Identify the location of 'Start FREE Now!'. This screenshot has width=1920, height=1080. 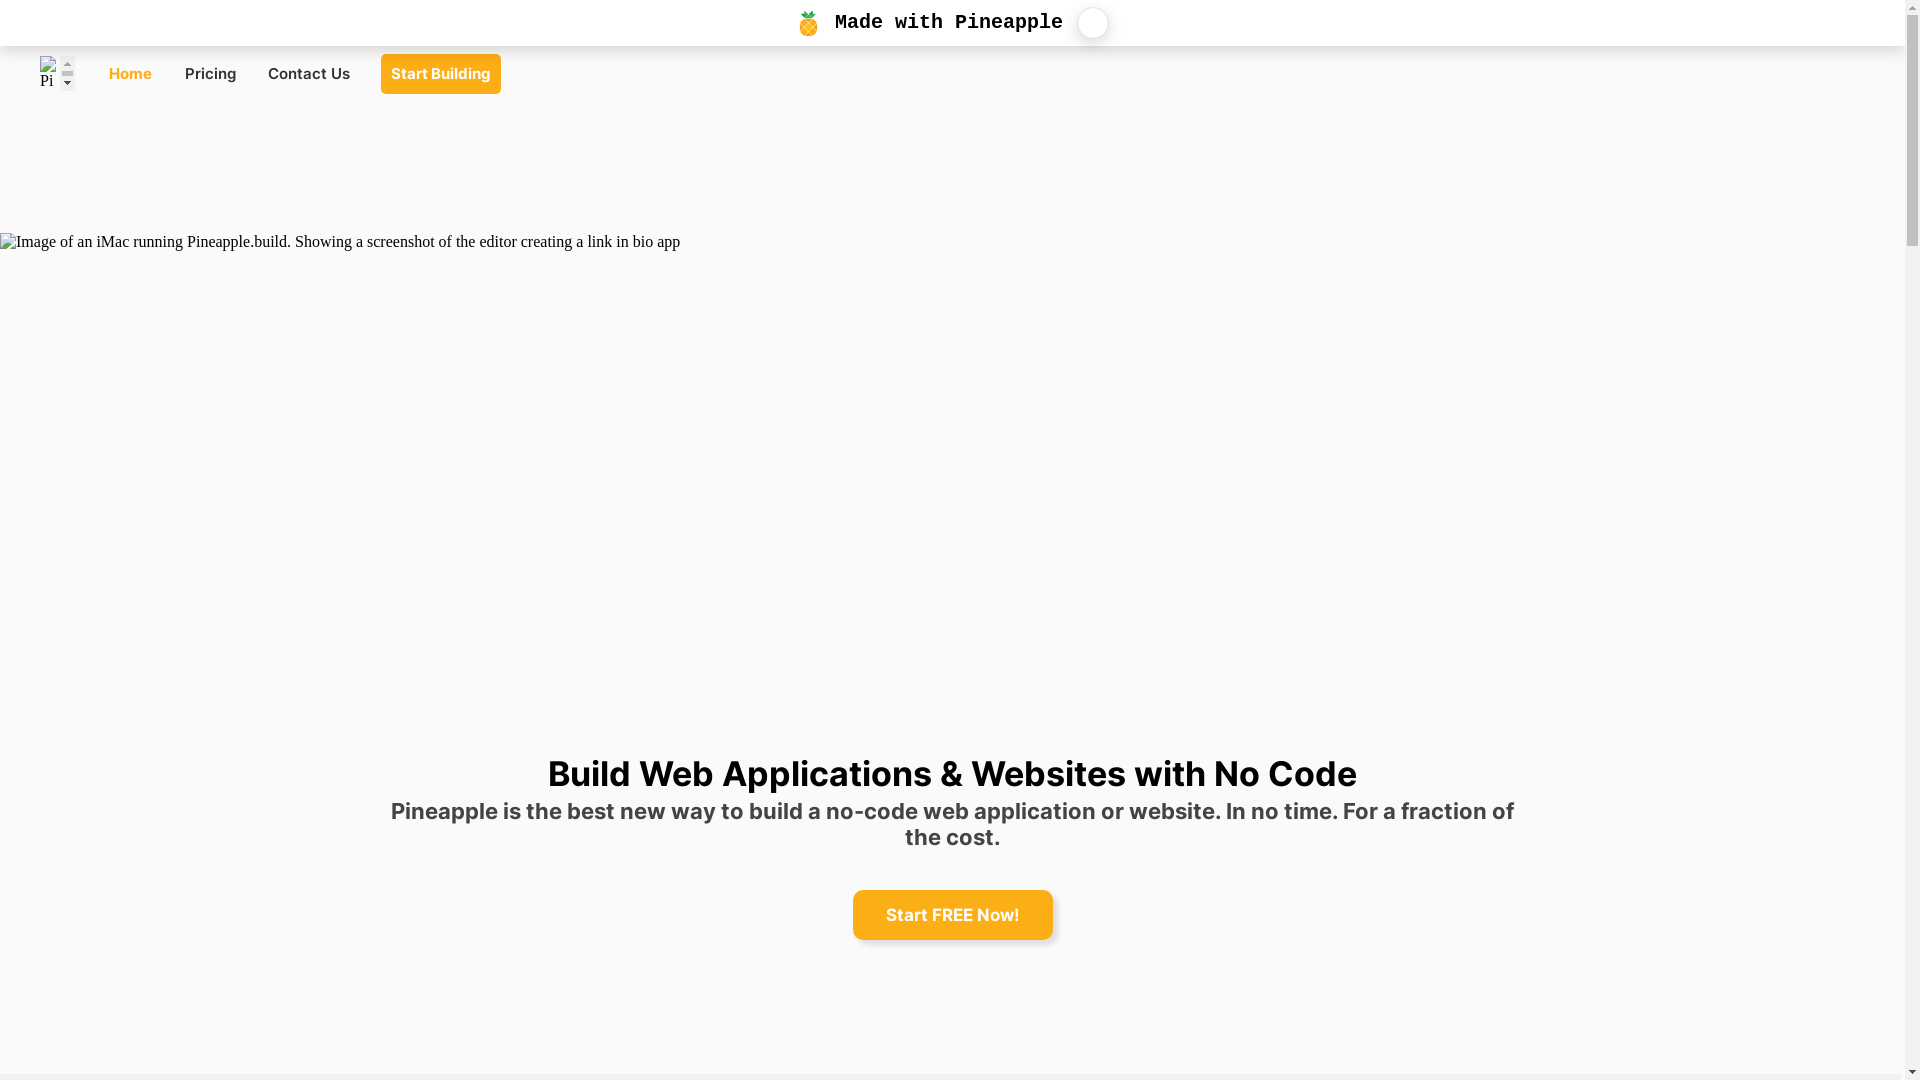
(950, 914).